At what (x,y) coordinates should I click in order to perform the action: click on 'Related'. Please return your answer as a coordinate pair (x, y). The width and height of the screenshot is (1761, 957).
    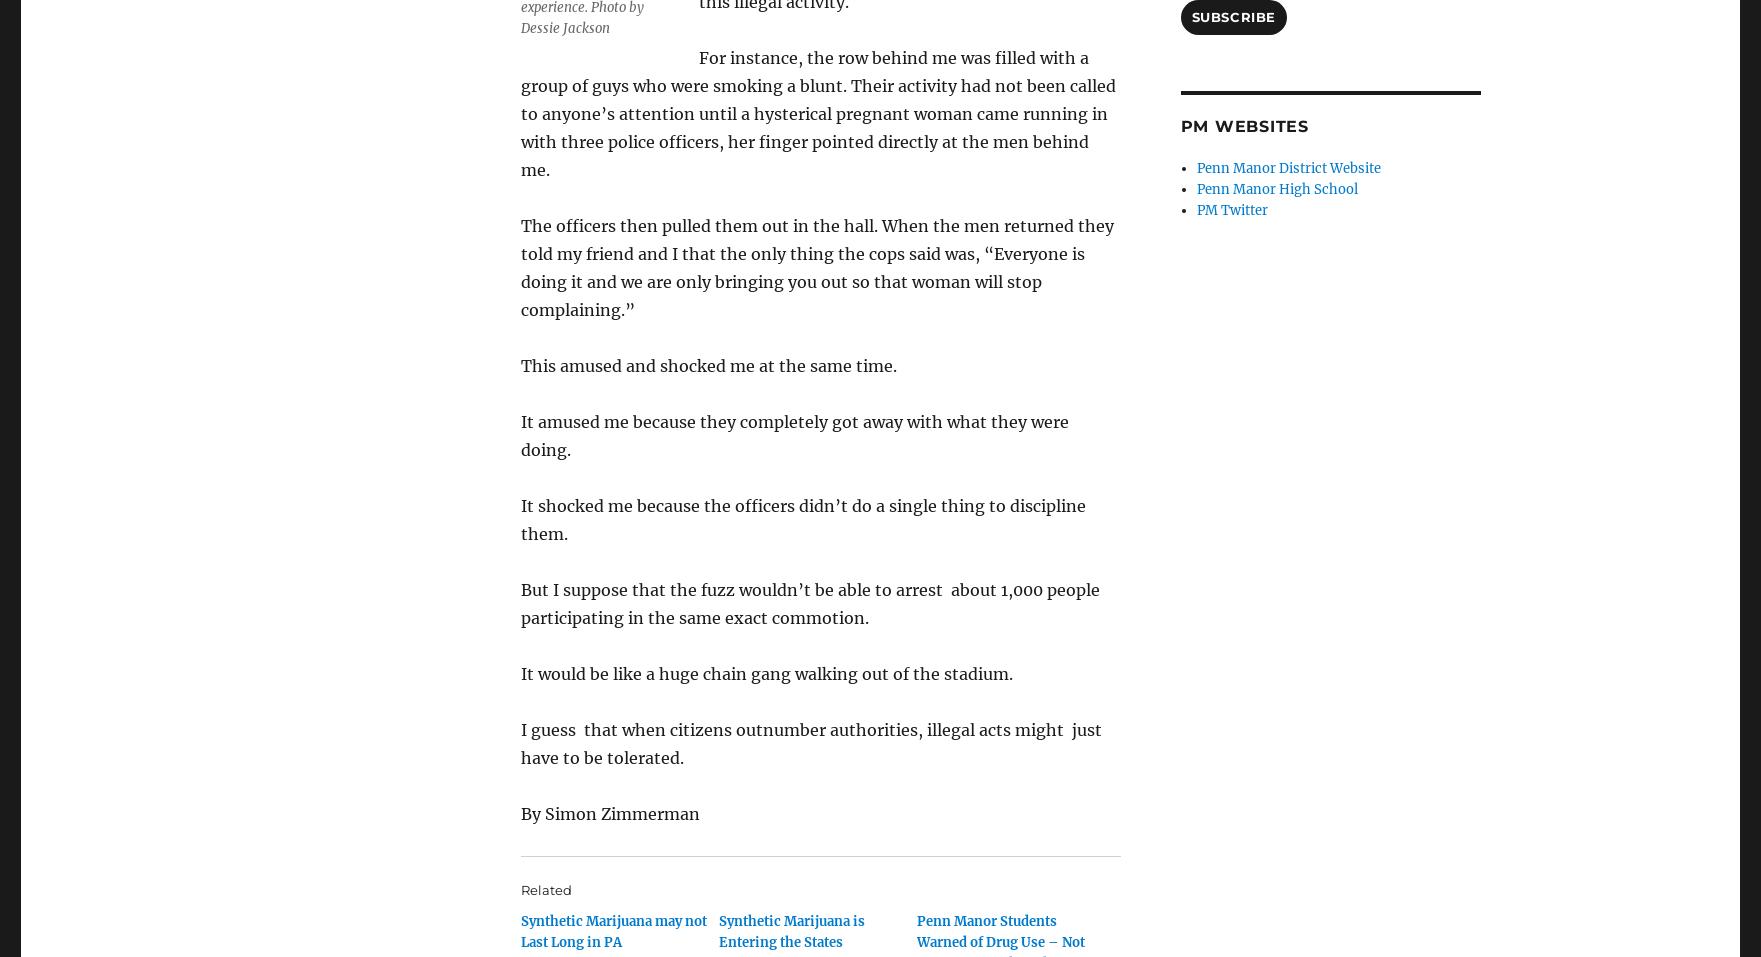
    Looking at the image, I should click on (544, 890).